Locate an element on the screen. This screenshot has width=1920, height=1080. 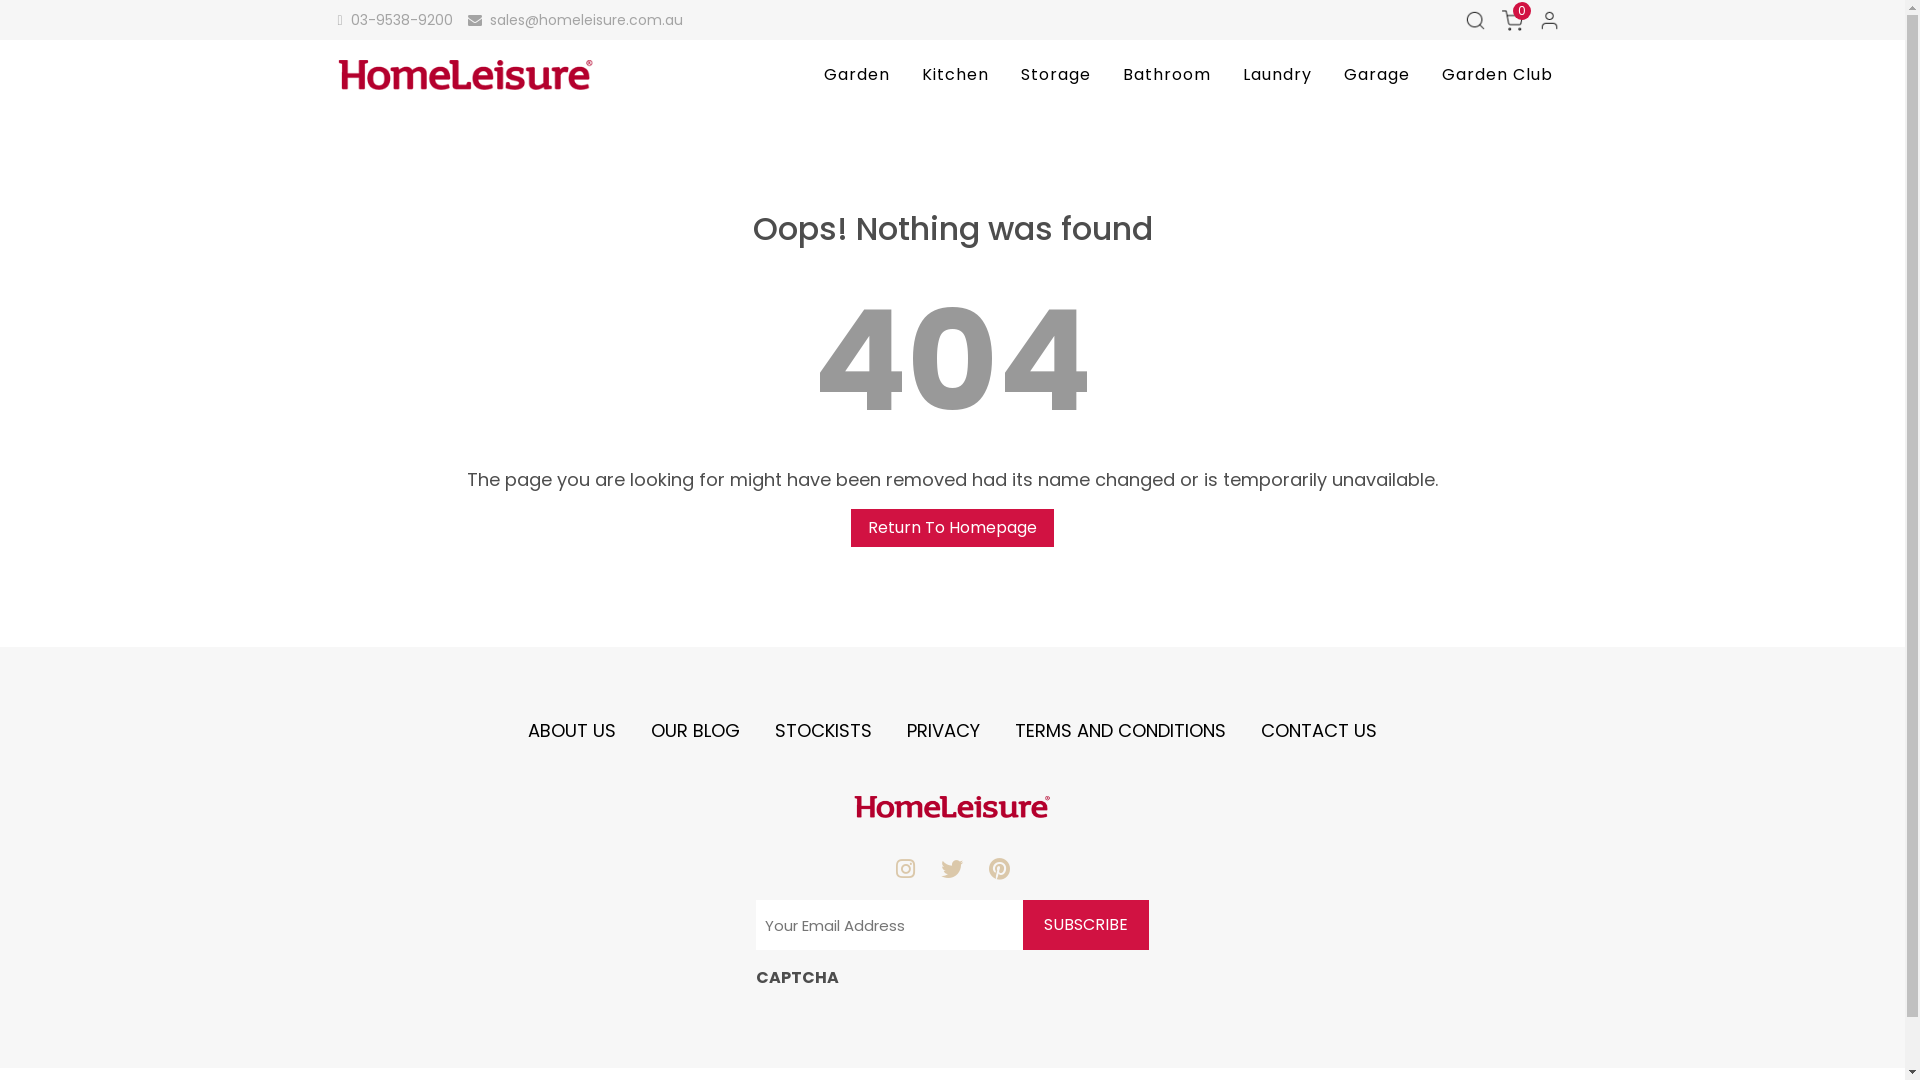
'0' is located at coordinates (1512, 19).